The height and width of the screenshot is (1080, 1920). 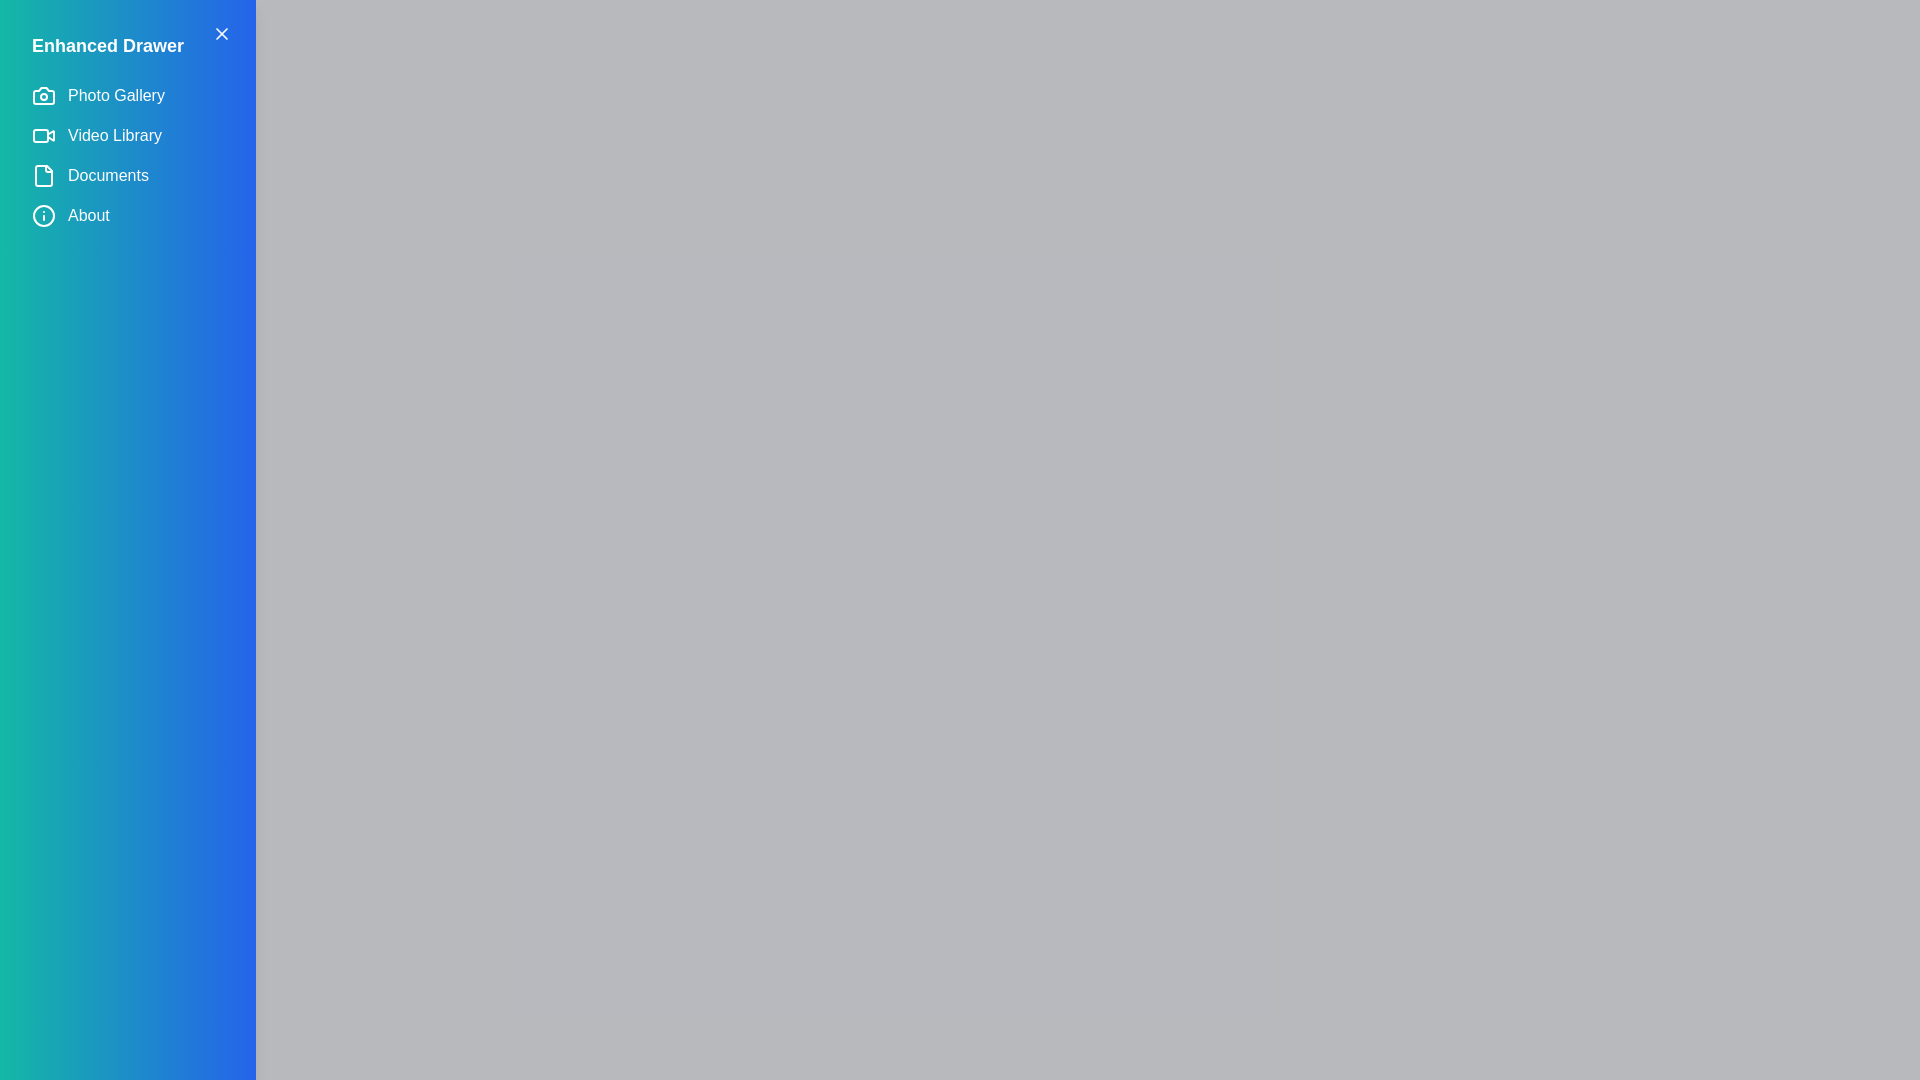 What do you see at coordinates (107, 175) in the screenshot?
I see `the third item in the vertical menu that directs to documents, located next to the document icon` at bounding box center [107, 175].